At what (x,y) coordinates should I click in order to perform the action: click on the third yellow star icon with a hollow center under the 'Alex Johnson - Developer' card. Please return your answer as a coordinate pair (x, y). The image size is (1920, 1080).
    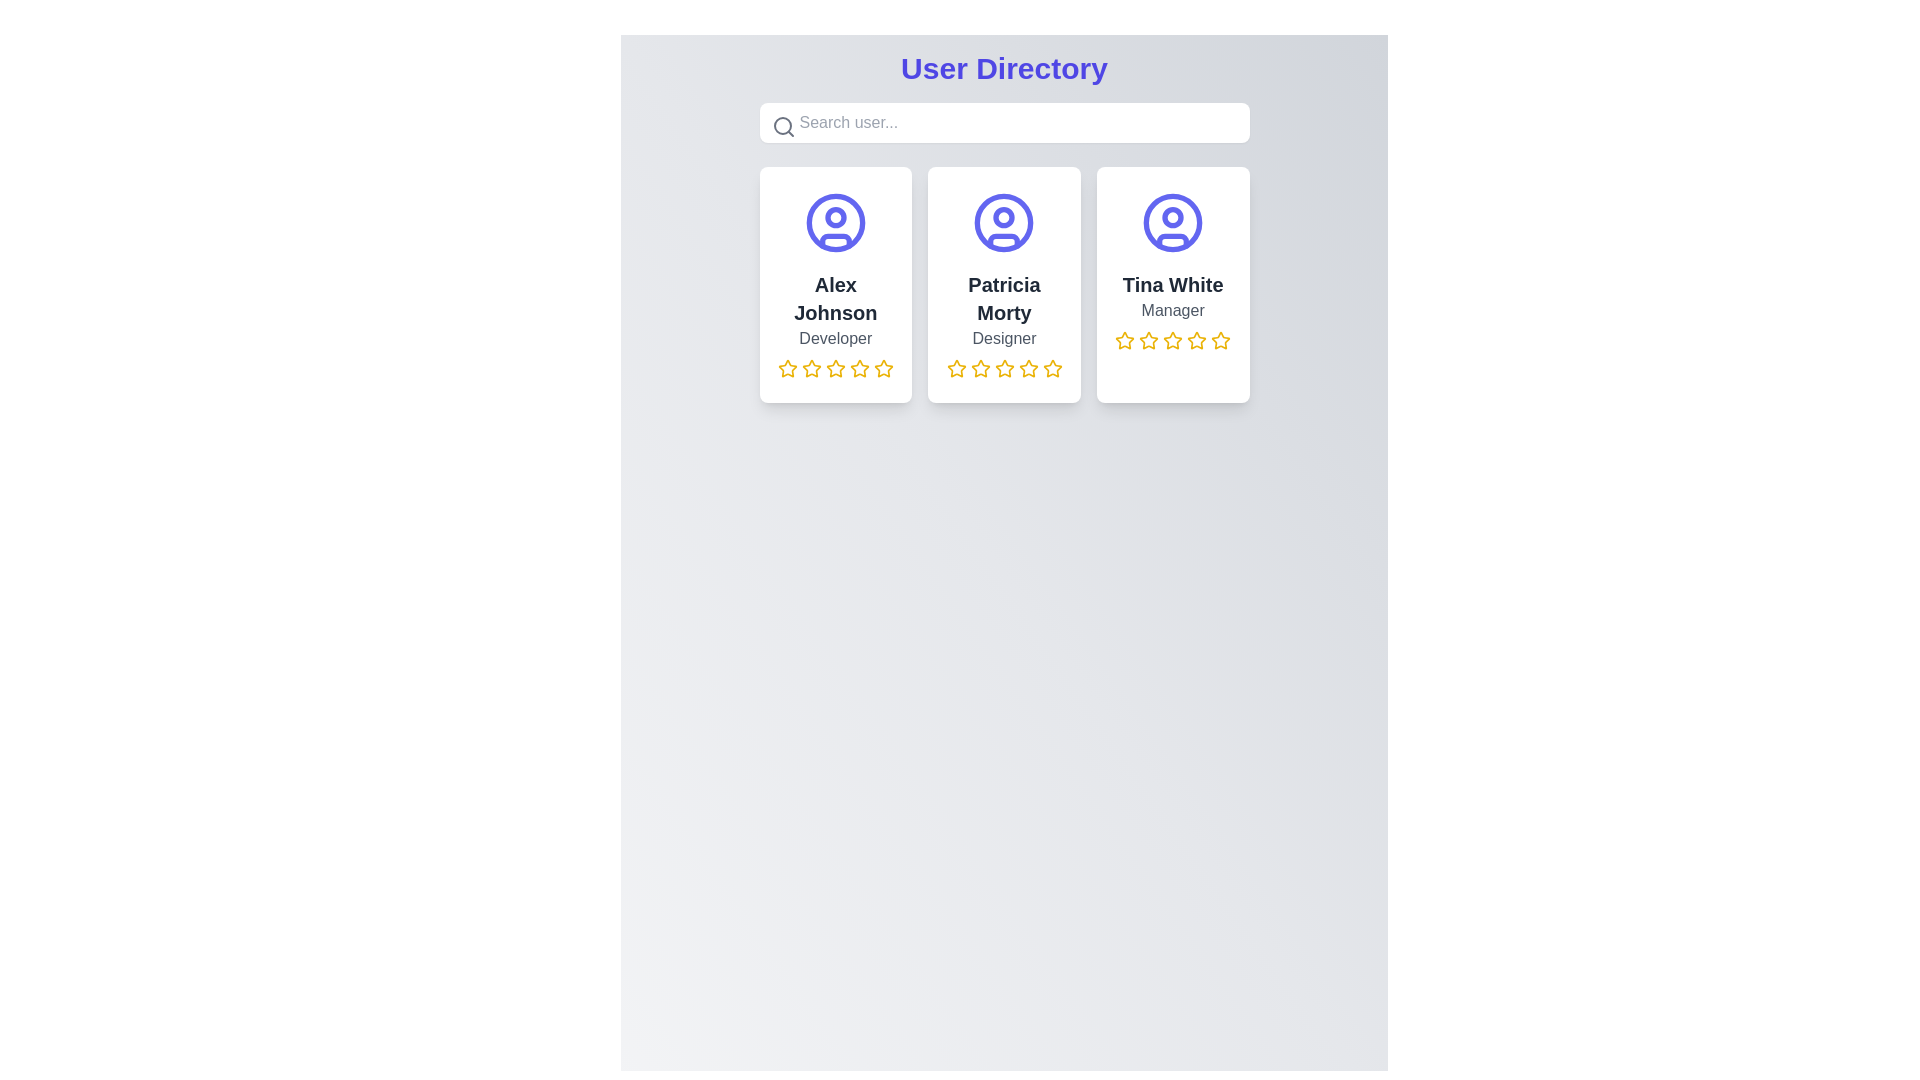
    Looking at the image, I should click on (811, 369).